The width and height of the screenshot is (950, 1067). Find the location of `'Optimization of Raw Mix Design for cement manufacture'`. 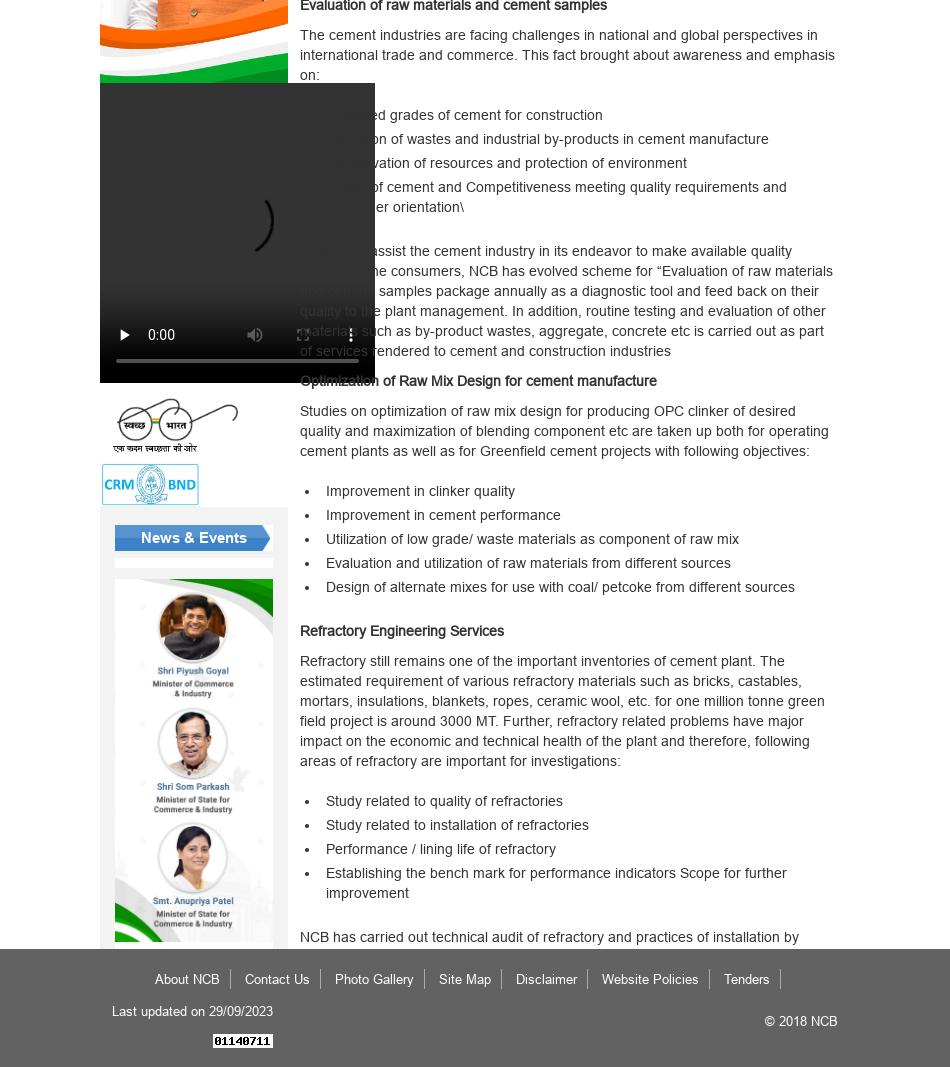

'Optimization of Raw Mix Design for cement manufacture' is located at coordinates (477, 378).